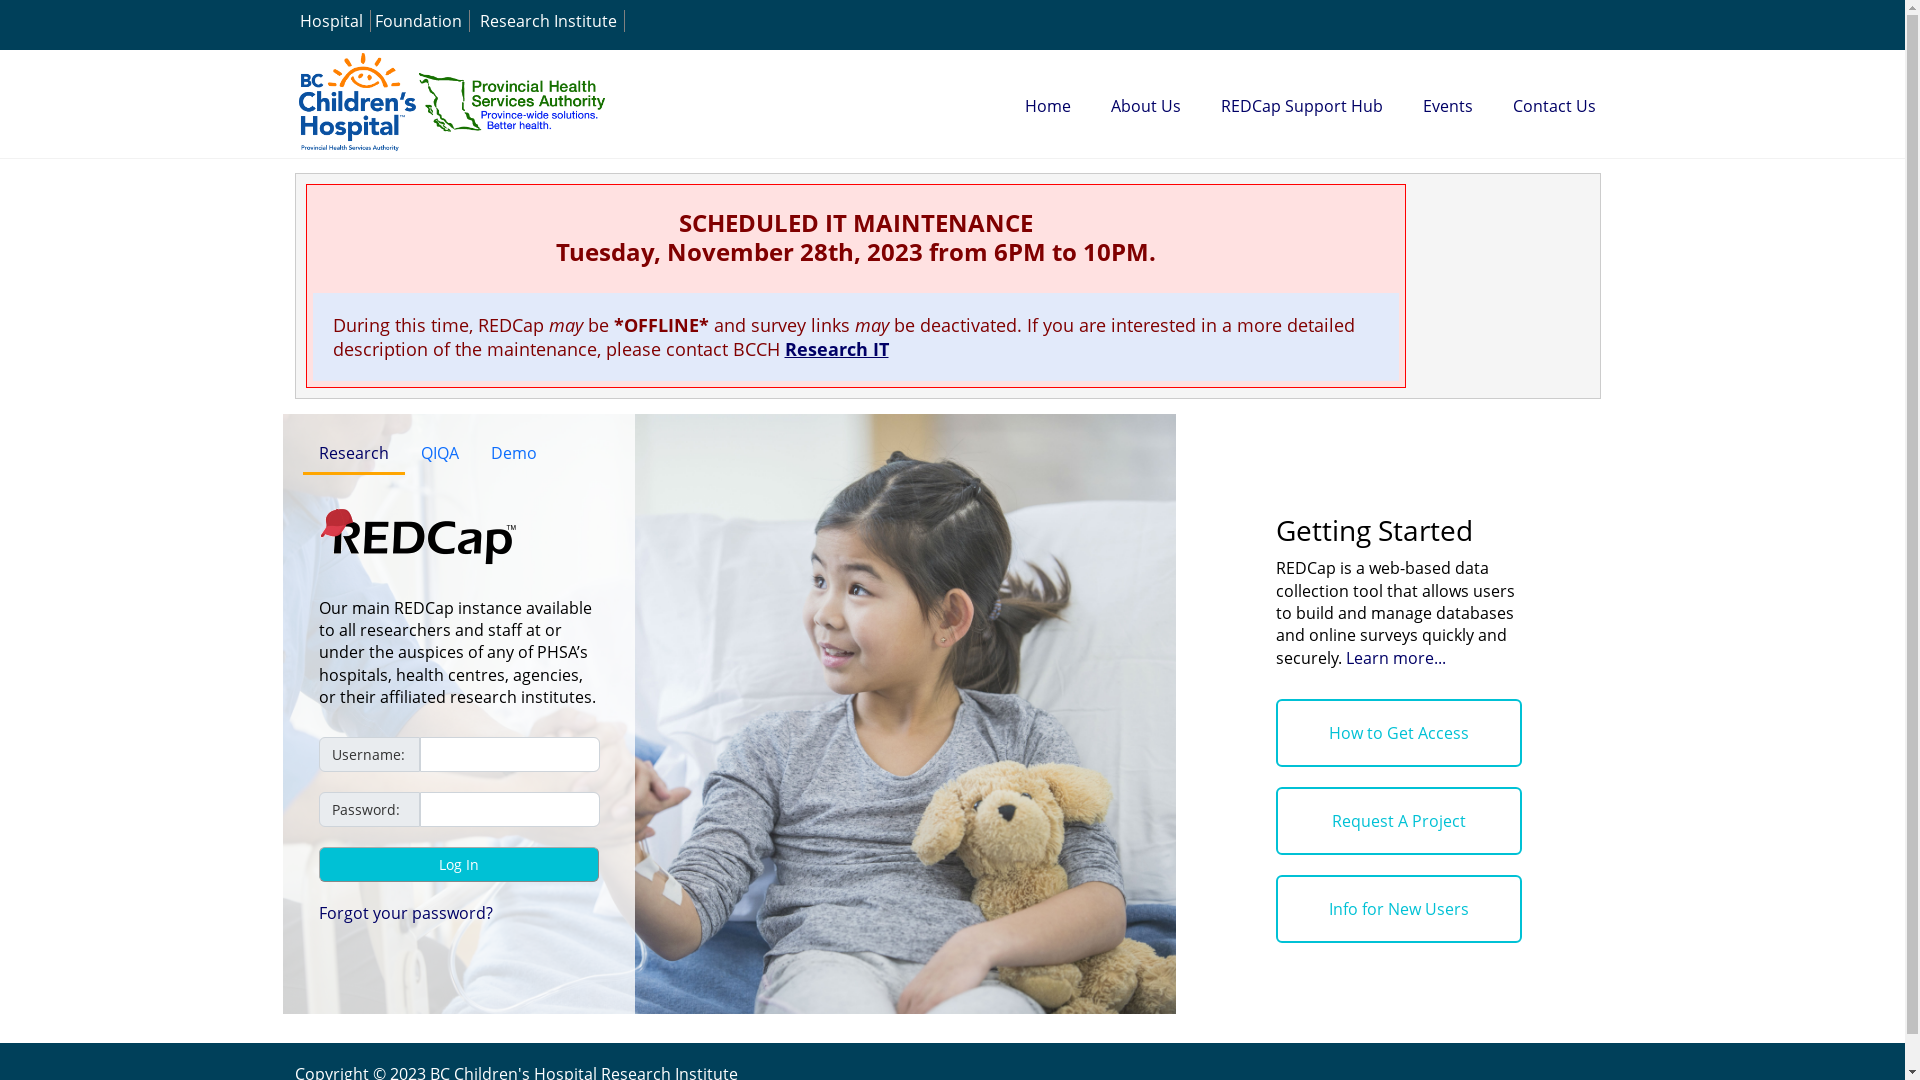 The height and width of the screenshot is (1080, 1920). I want to click on 'Research', so click(353, 454).